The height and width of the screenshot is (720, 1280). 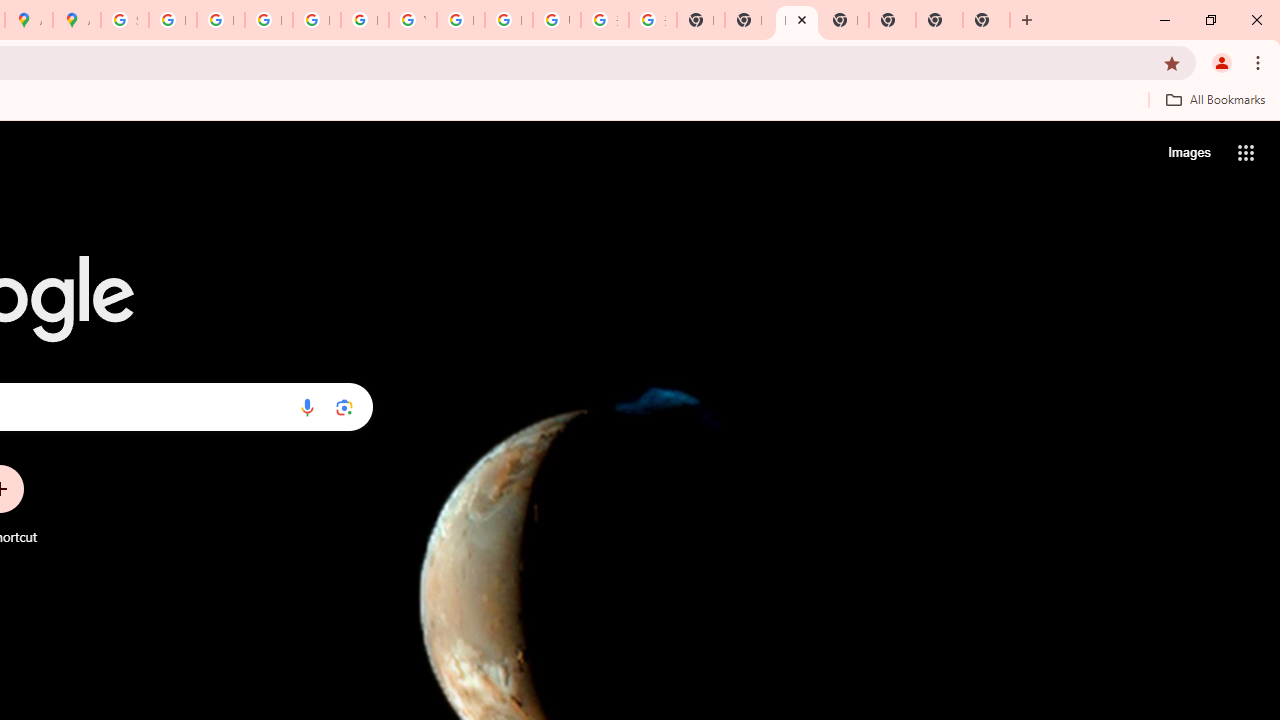 What do you see at coordinates (844, 20) in the screenshot?
I see `'New Tab'` at bounding box center [844, 20].